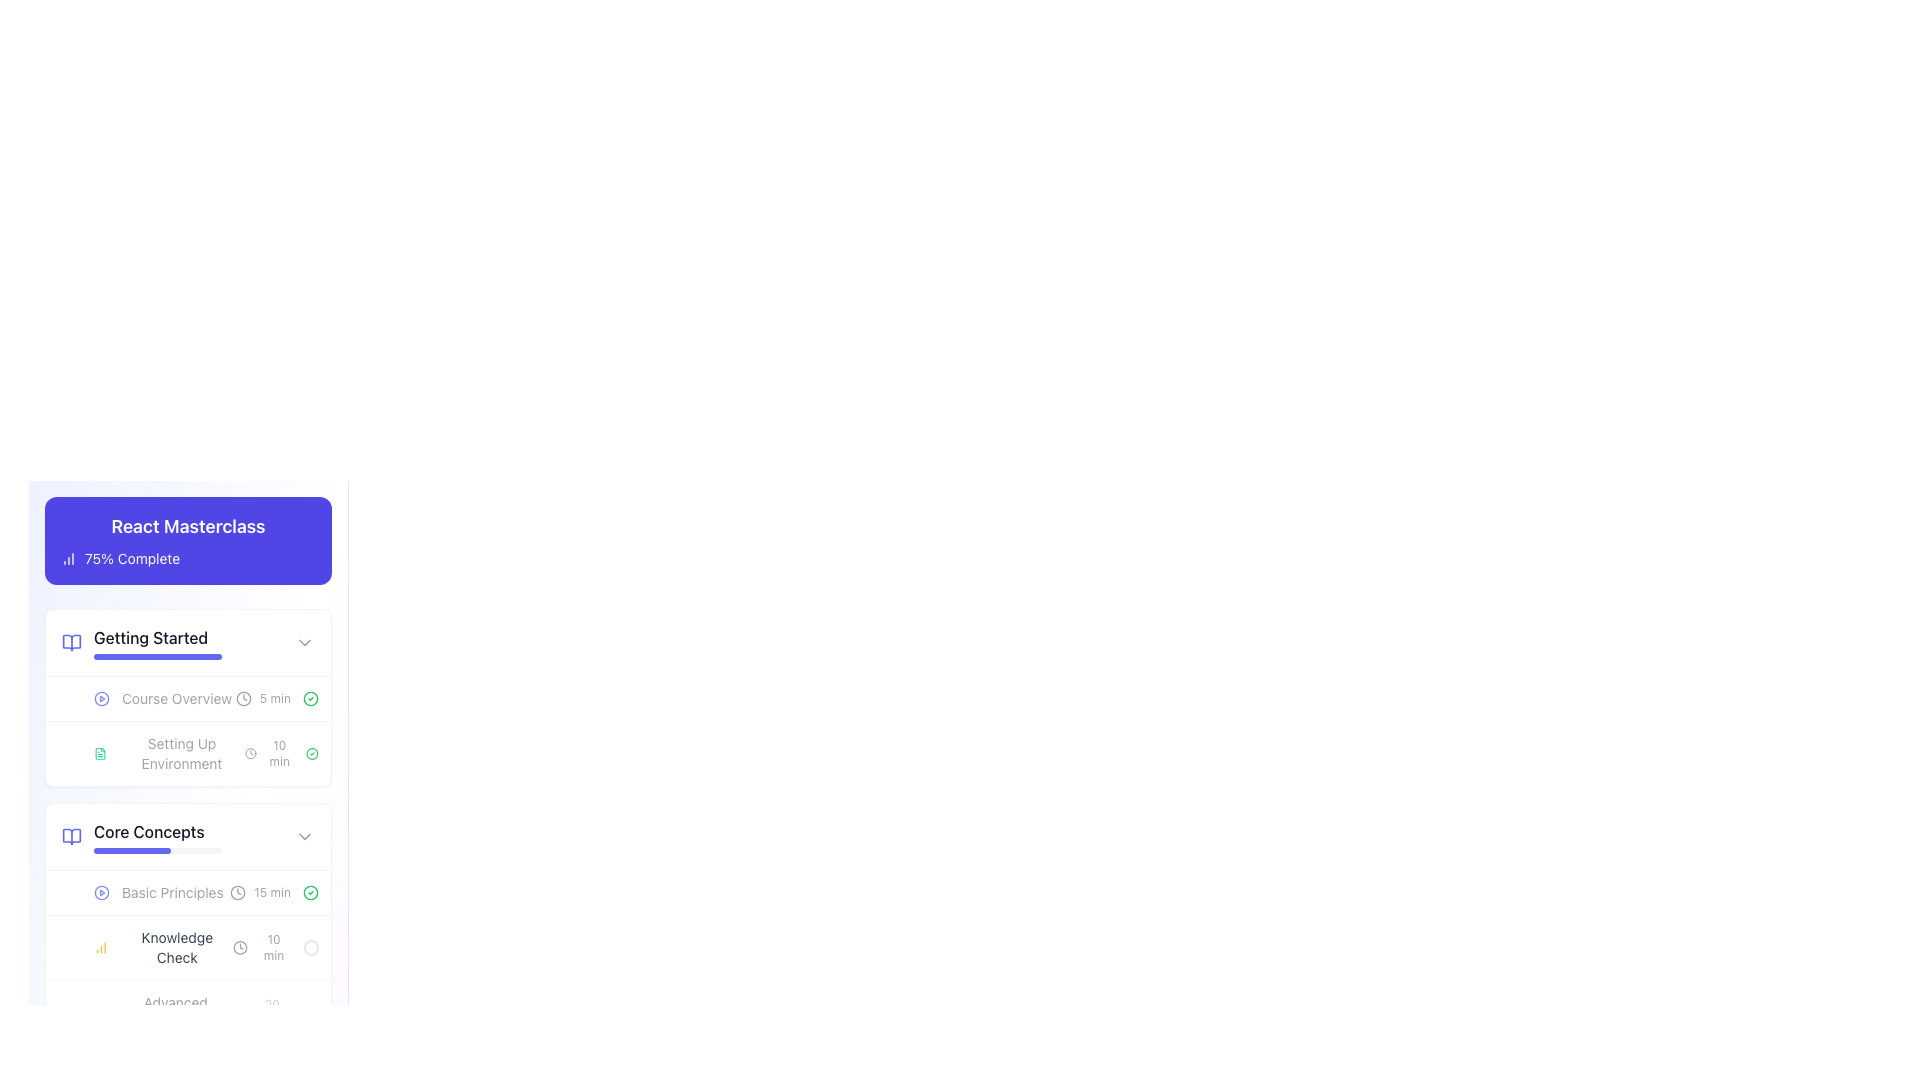  I want to click on the indigo book icon next to the text 'Core Concepts', so click(141, 837).